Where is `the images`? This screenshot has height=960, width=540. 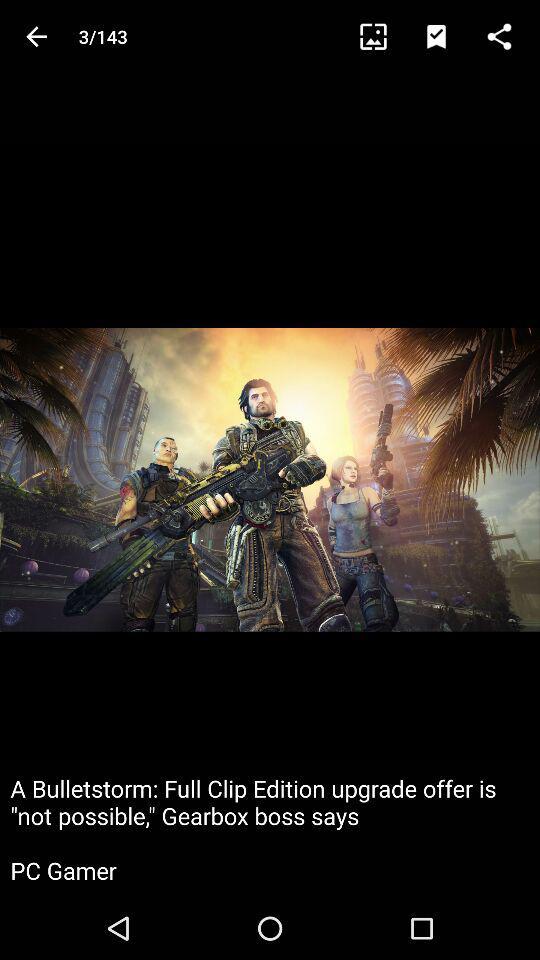 the images is located at coordinates (382, 35).